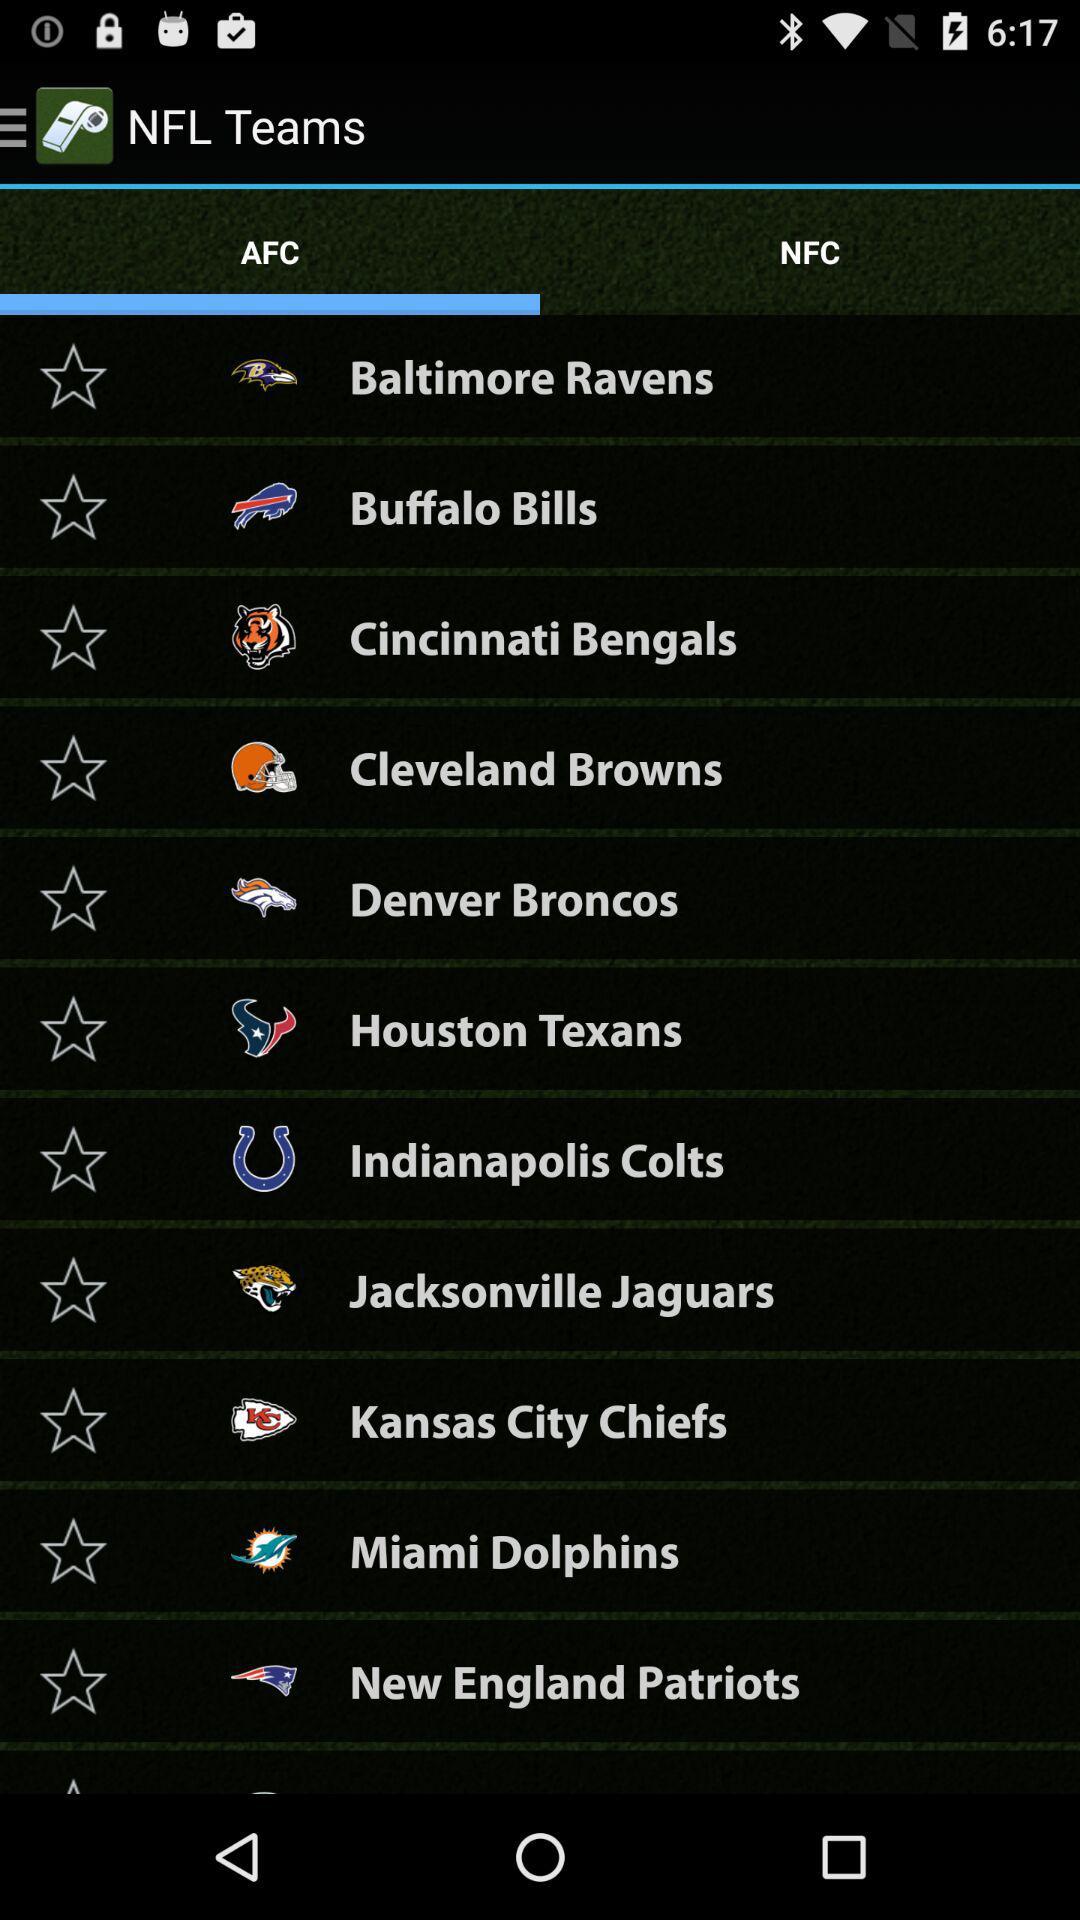 This screenshot has height=1920, width=1080. I want to click on item below jacksonville jaguars, so click(537, 1419).